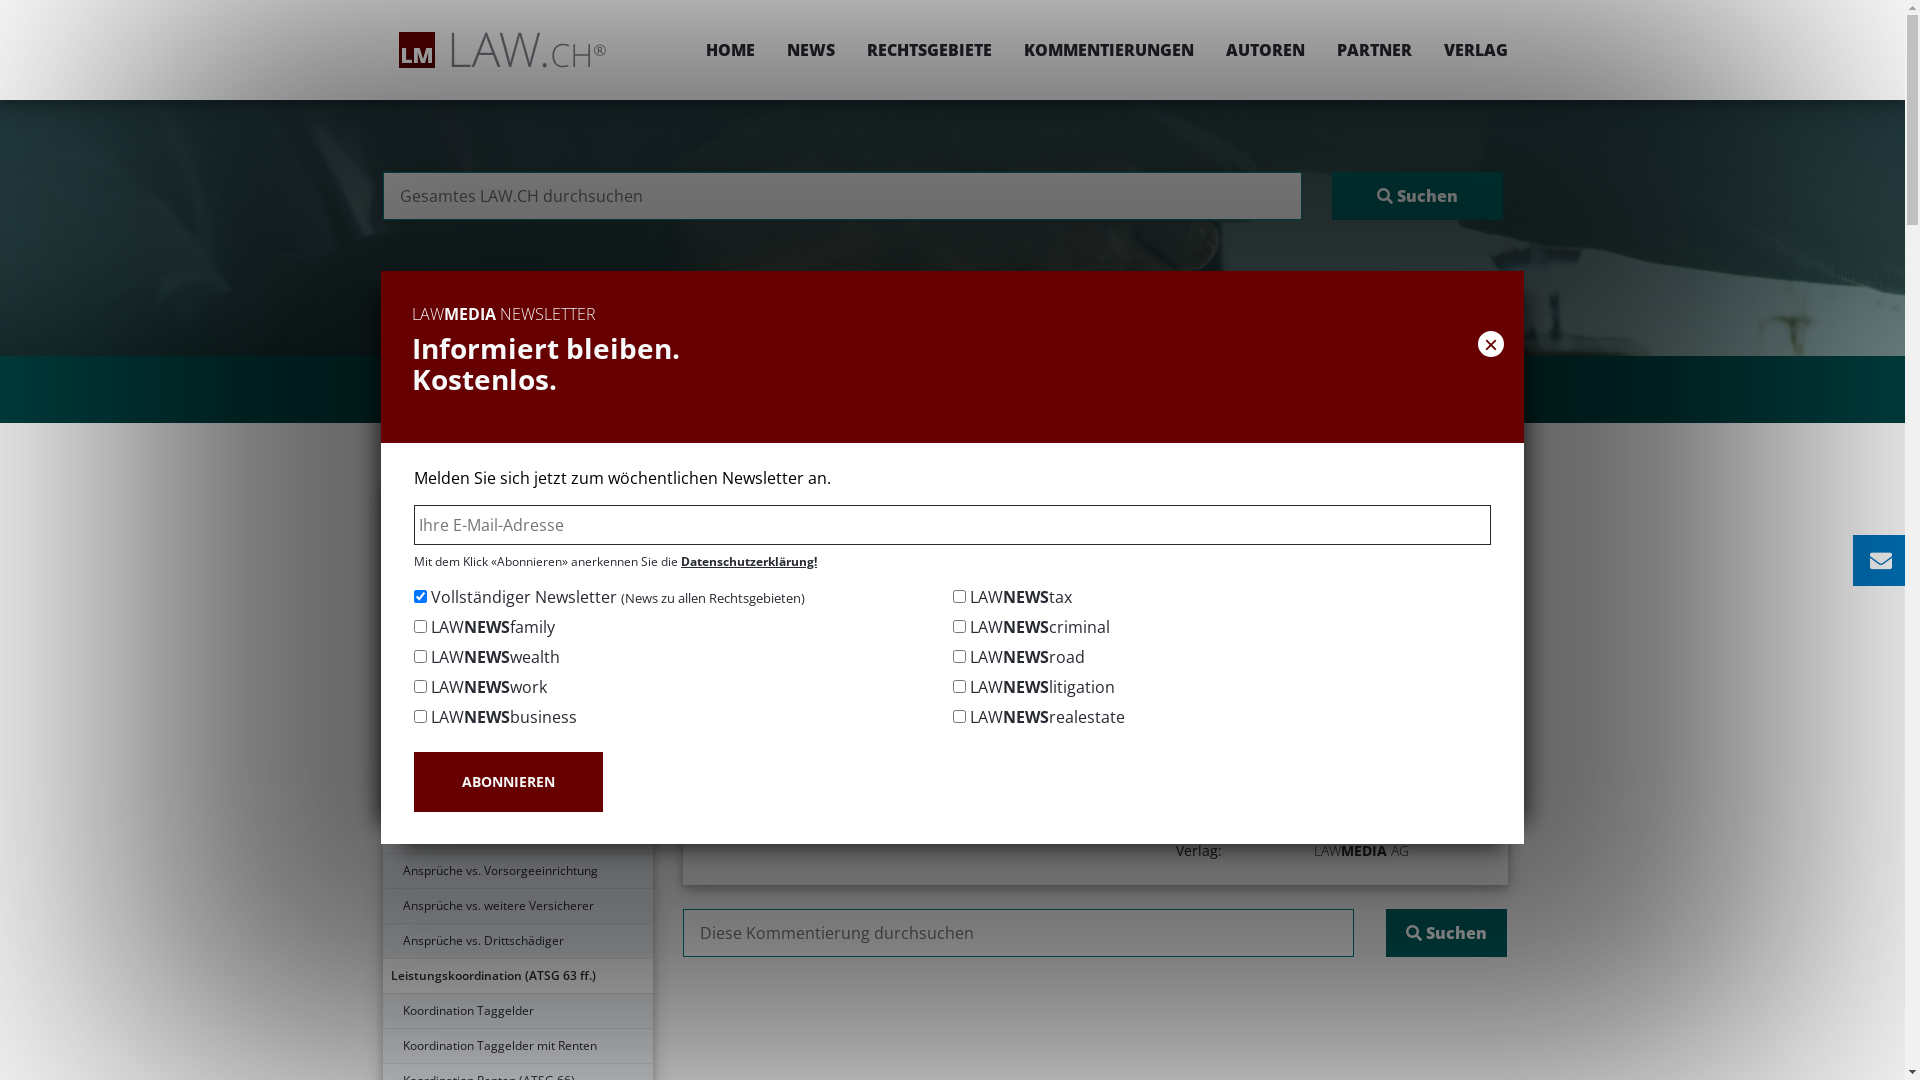  What do you see at coordinates (927, 49) in the screenshot?
I see `'RECHTSGEBIETE'` at bounding box center [927, 49].